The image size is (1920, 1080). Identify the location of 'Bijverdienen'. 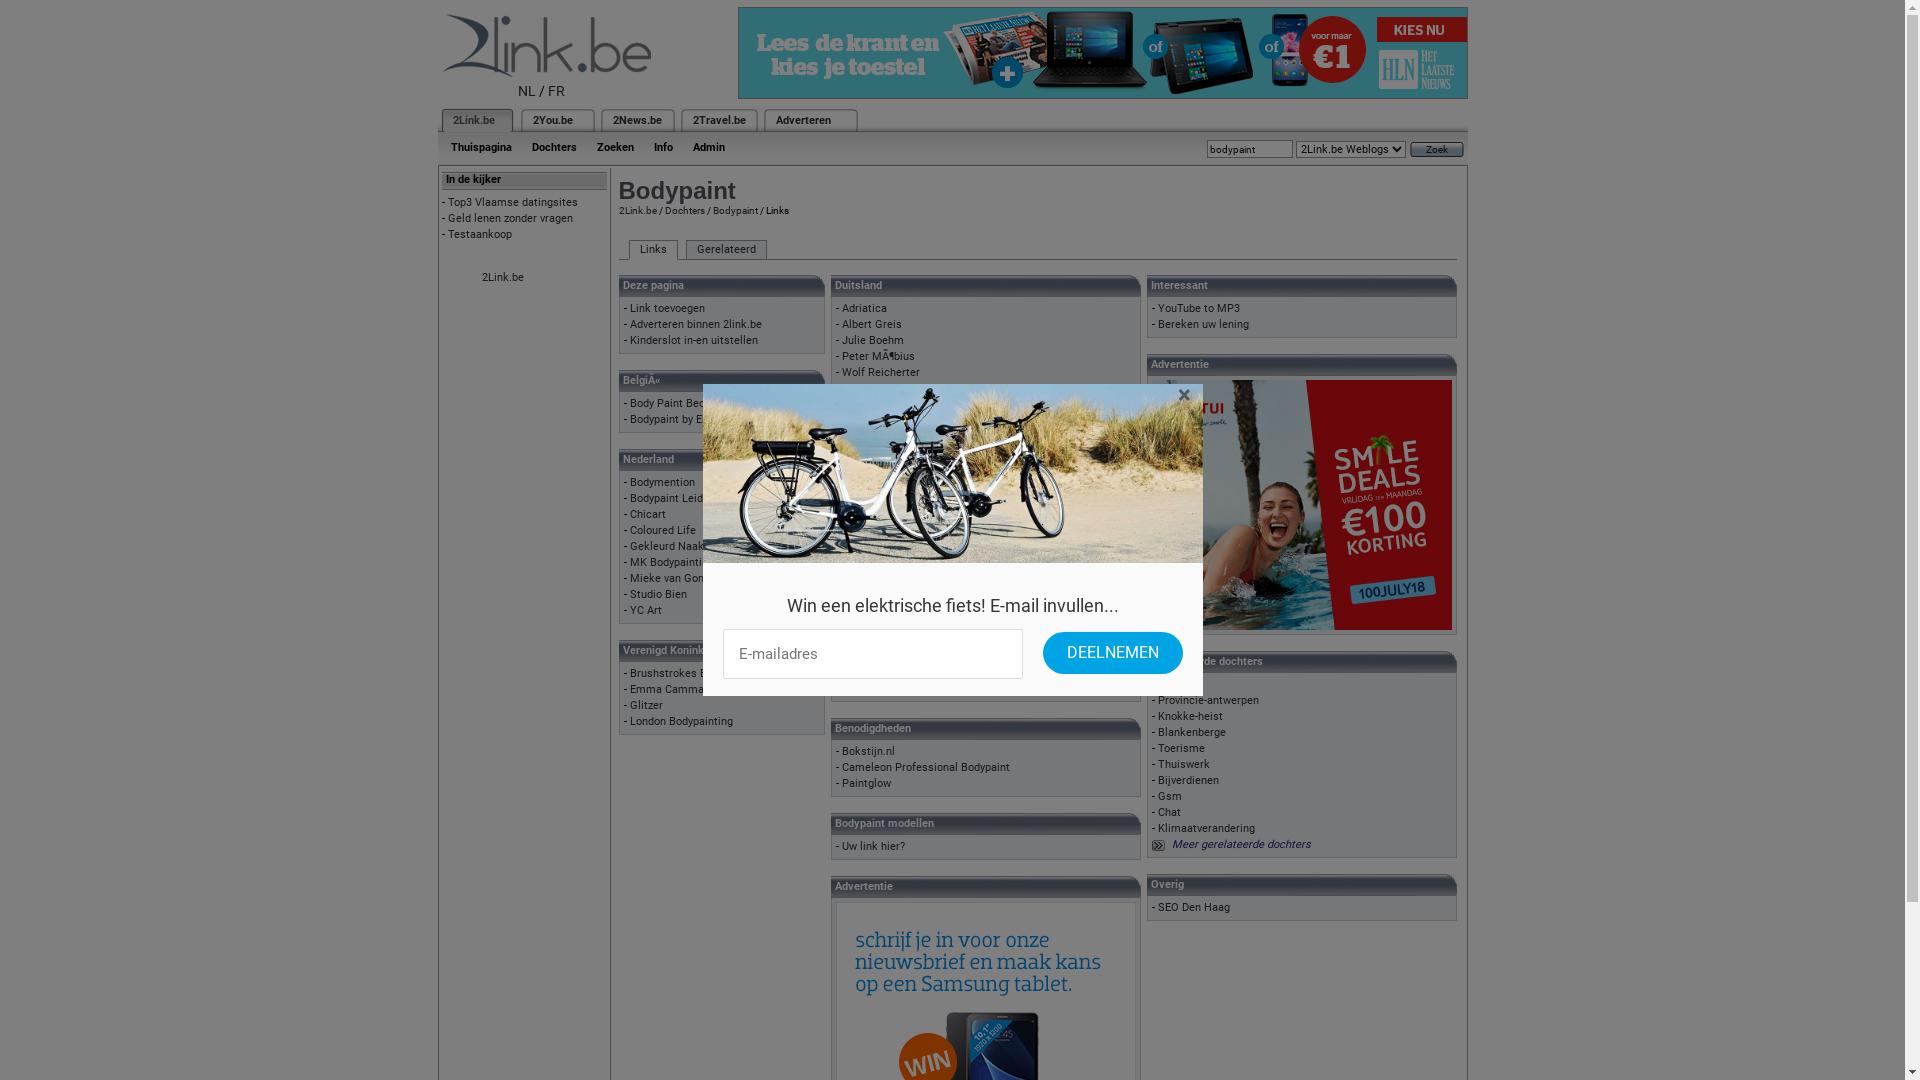
(1188, 779).